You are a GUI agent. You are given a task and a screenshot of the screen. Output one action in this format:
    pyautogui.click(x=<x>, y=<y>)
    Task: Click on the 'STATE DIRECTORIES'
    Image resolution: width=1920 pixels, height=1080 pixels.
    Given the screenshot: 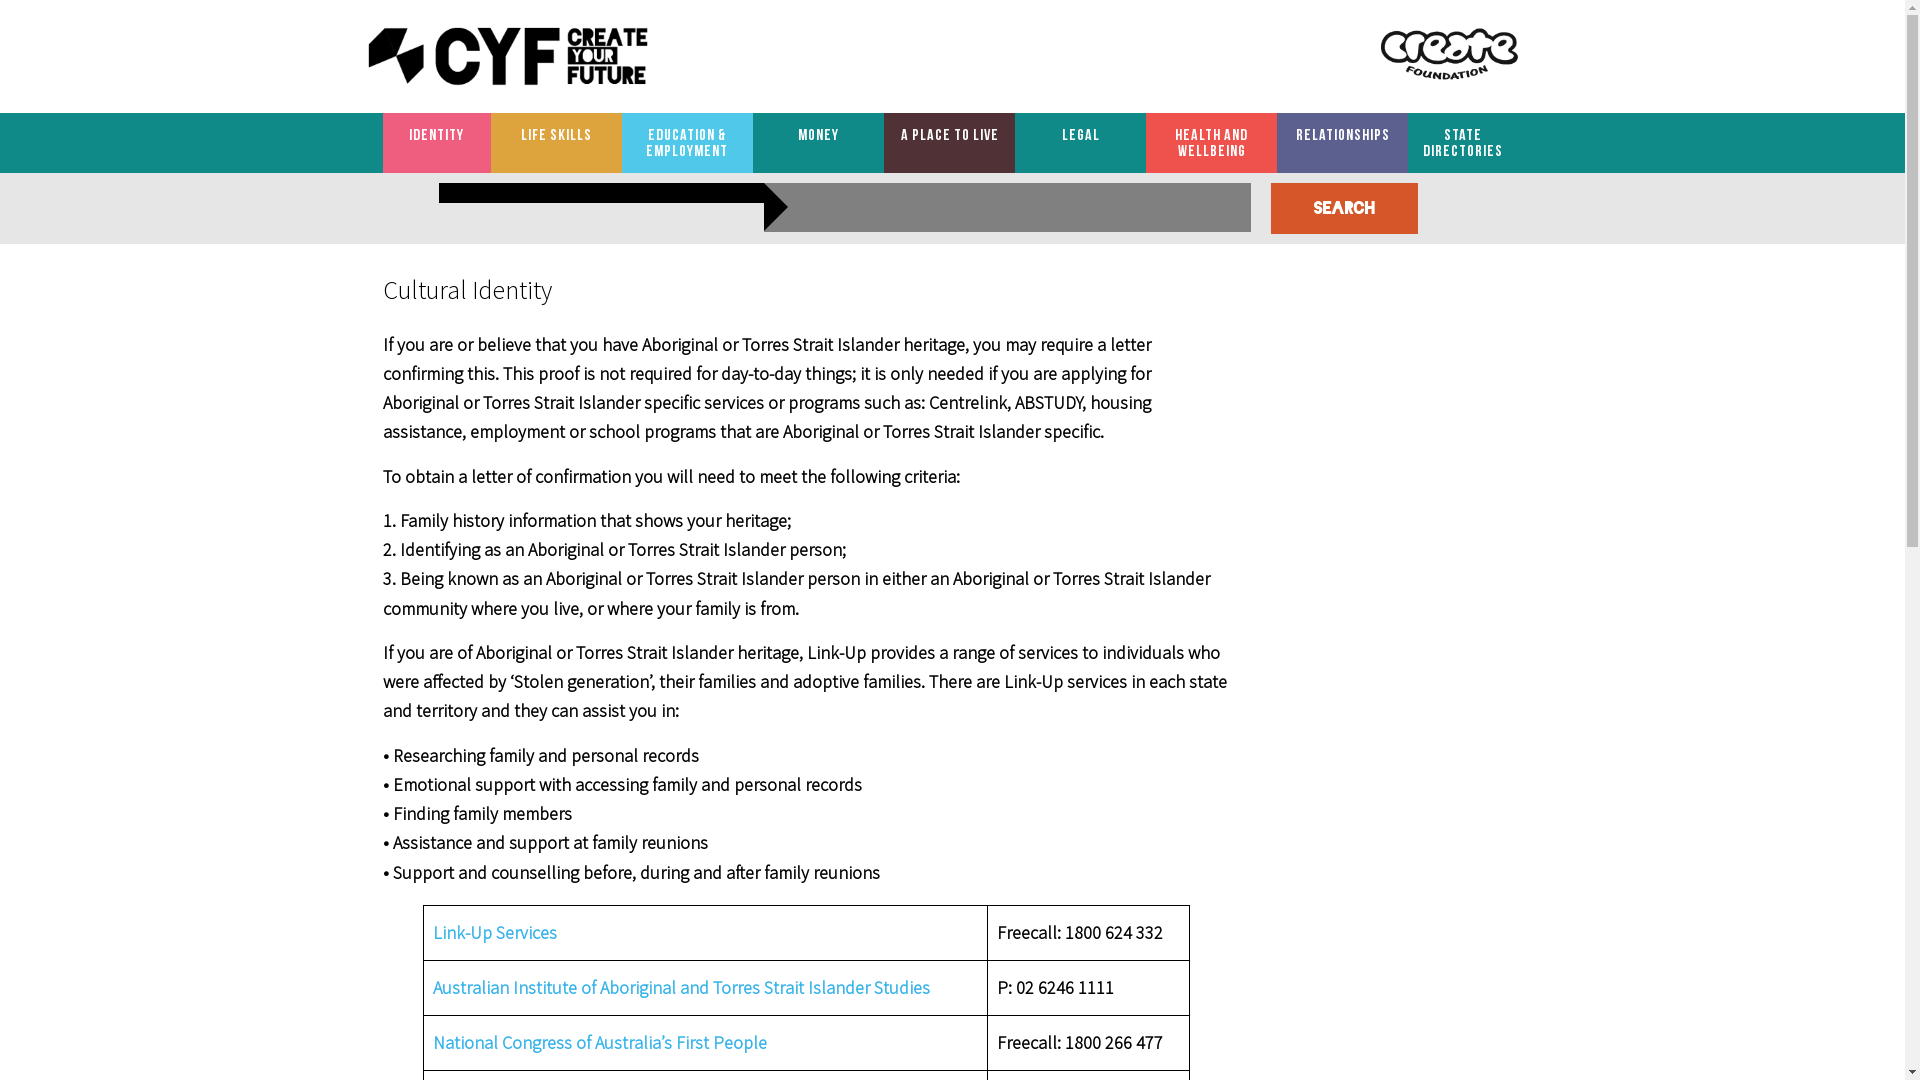 What is the action you would take?
    pyautogui.click(x=1462, y=142)
    